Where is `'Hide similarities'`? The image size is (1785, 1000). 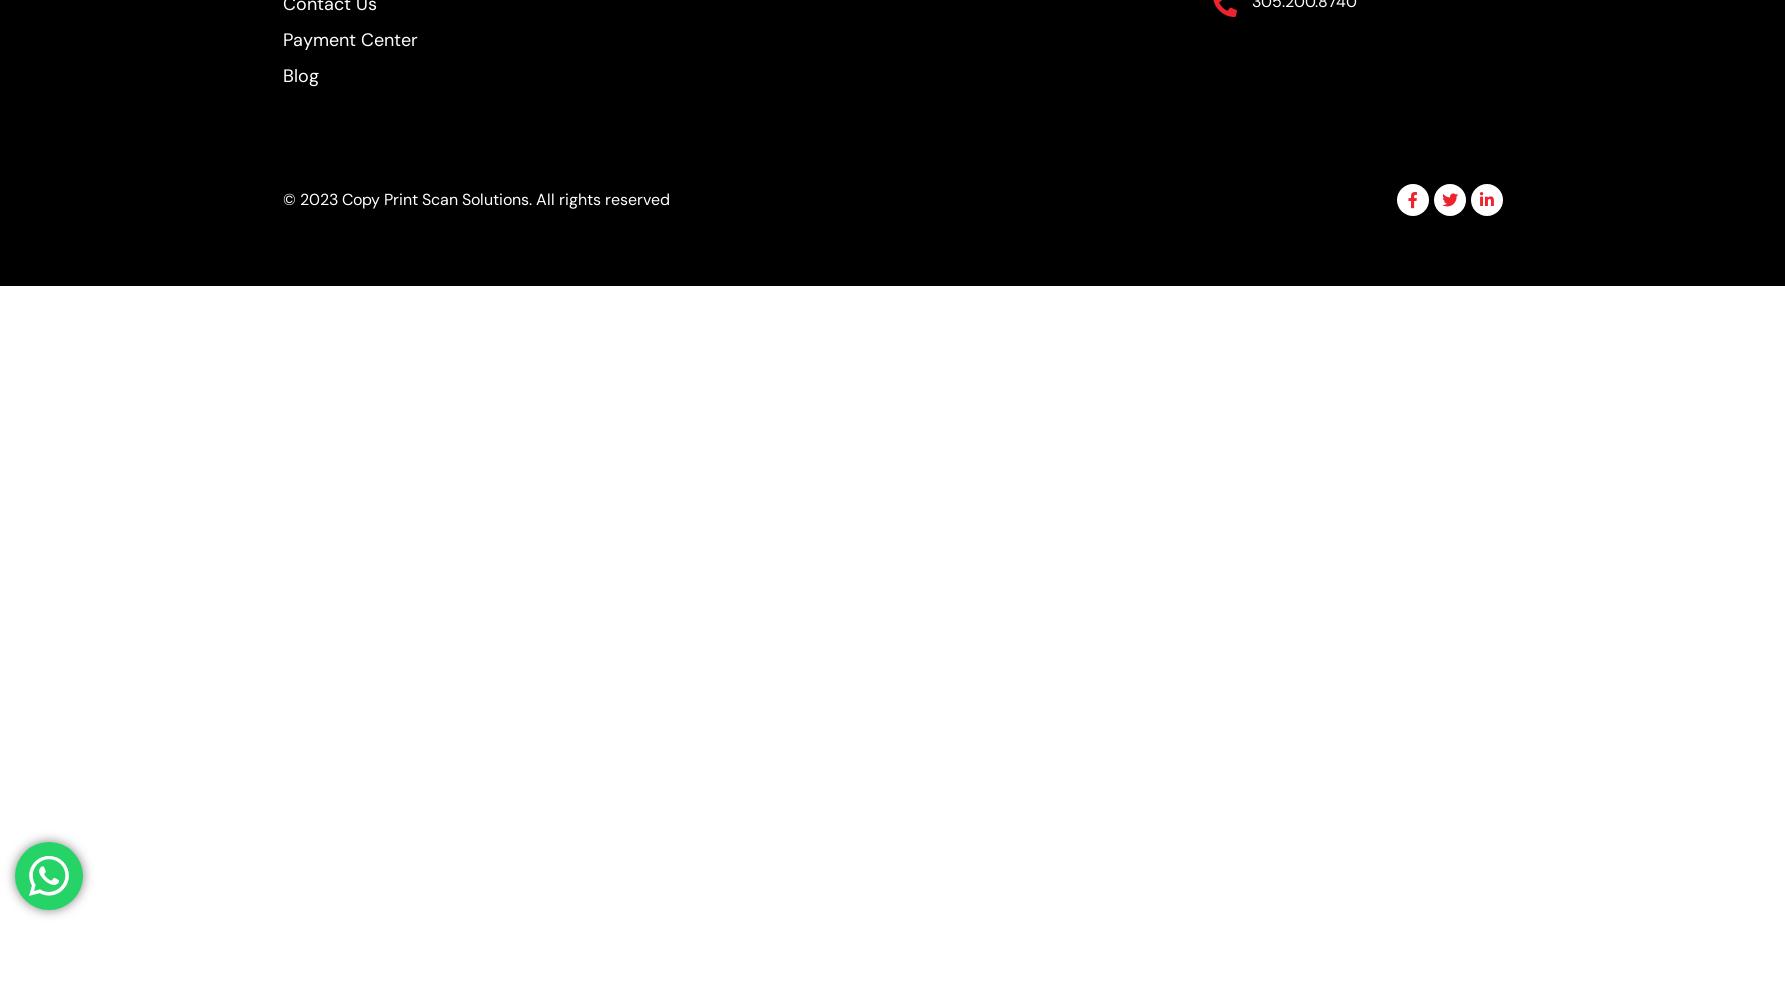
'Hide similarities' is located at coordinates (806, 49).